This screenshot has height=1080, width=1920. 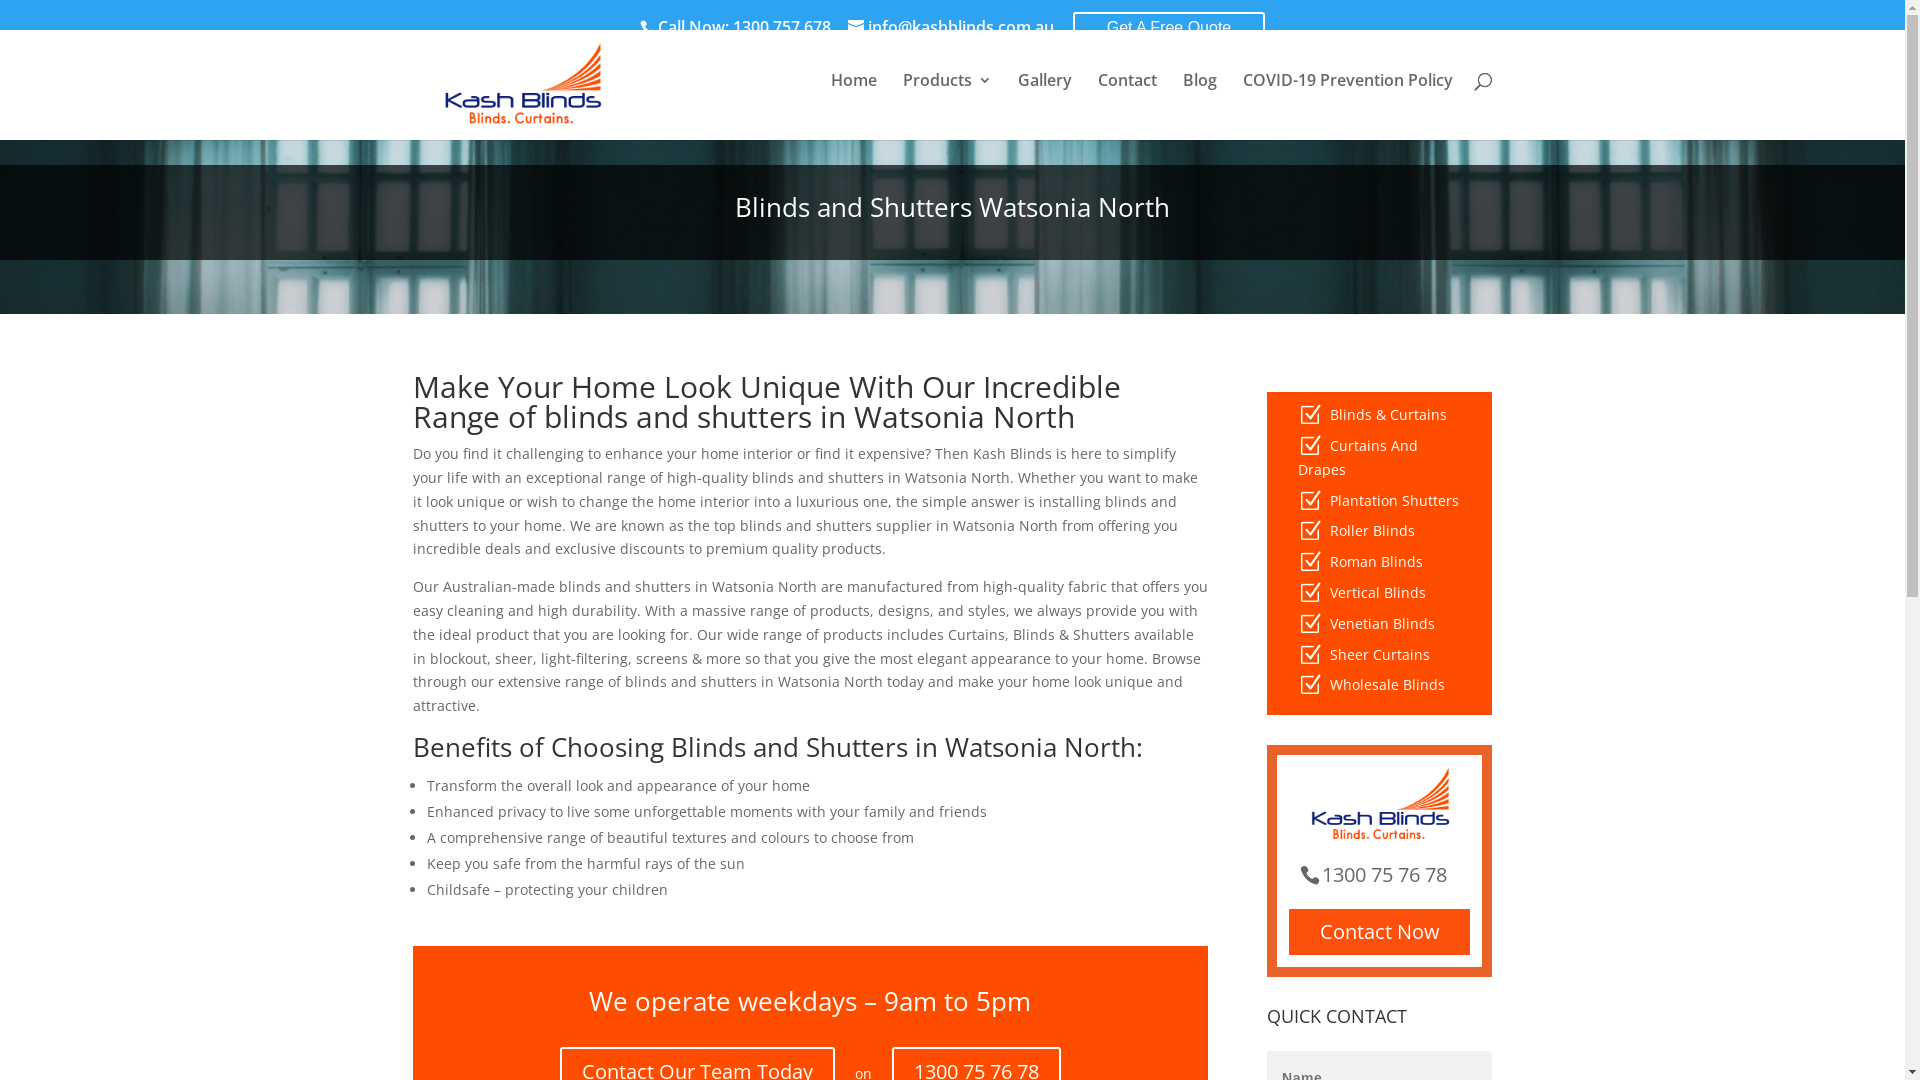 I want to click on 'Contact', so click(x=1127, y=96).